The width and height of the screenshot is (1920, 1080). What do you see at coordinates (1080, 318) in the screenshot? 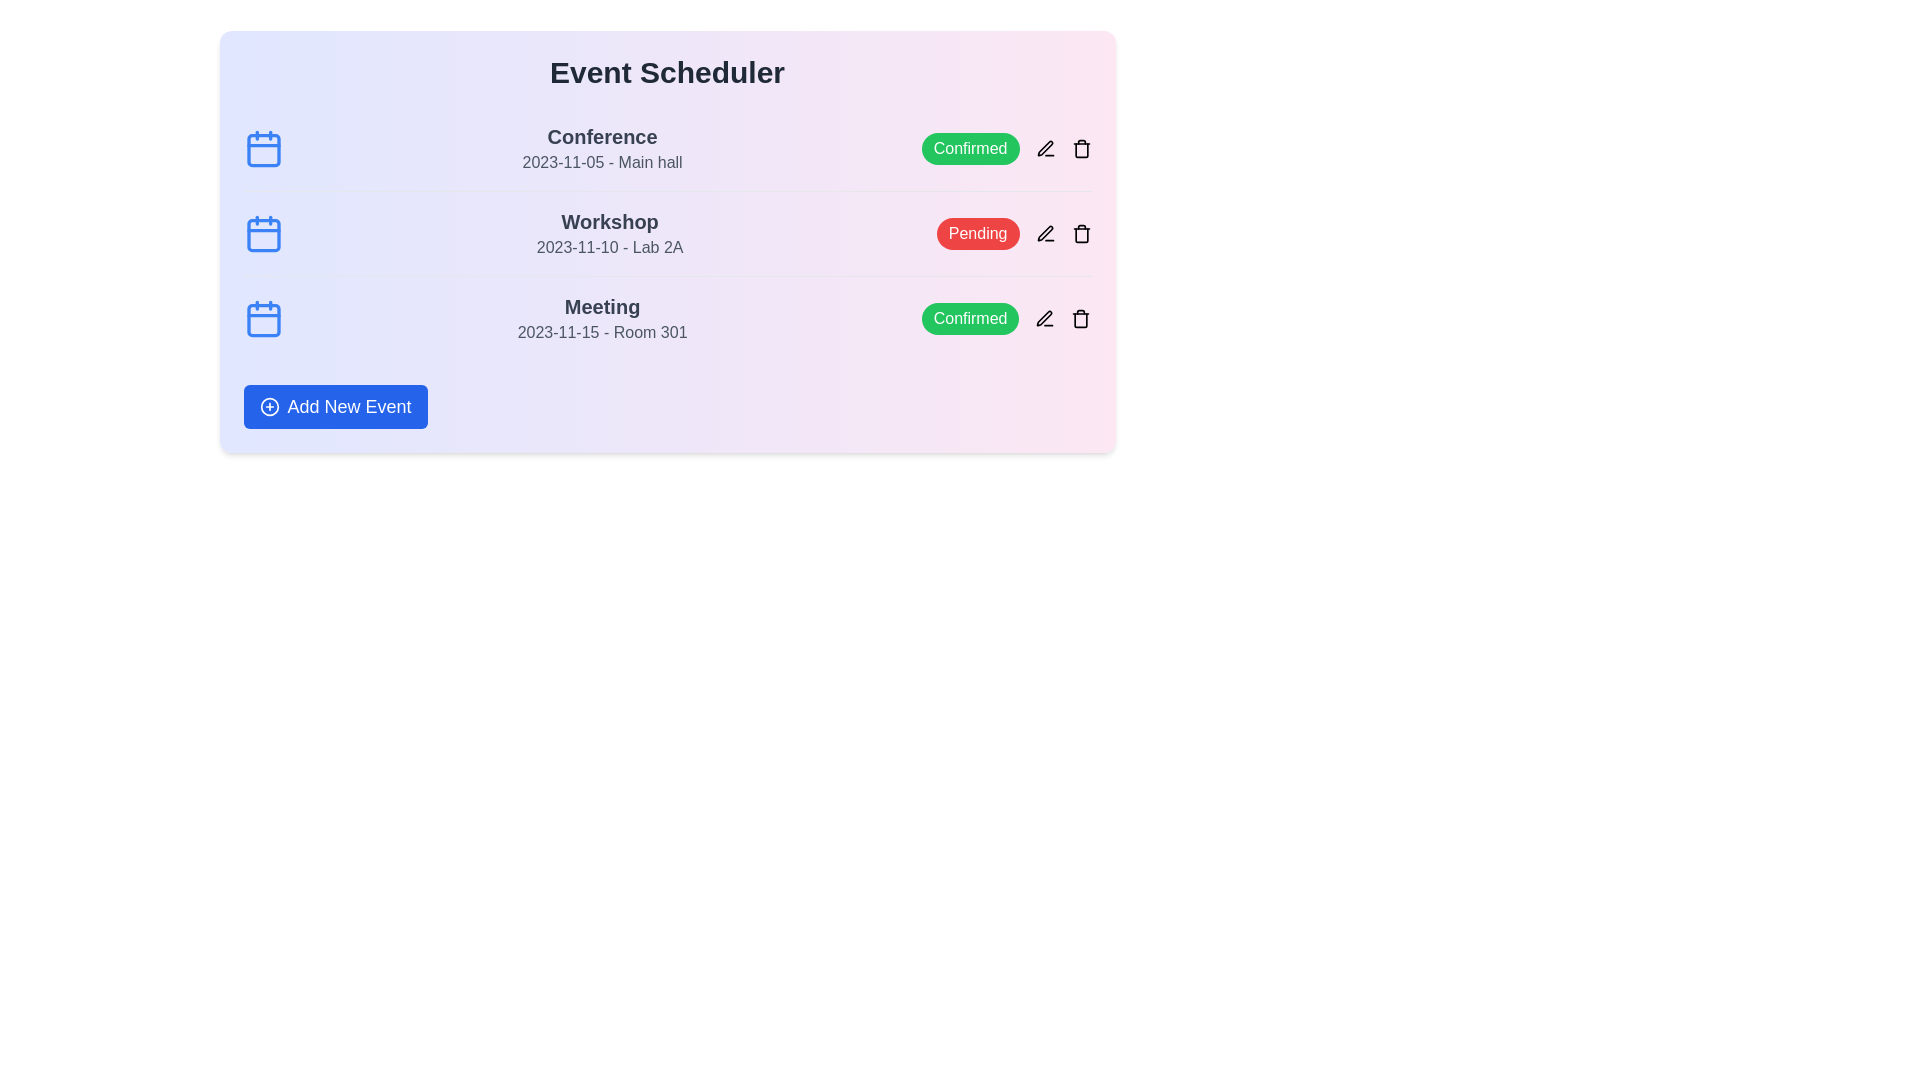
I see `the delete button at the end of the 'Meeting' row` at bounding box center [1080, 318].